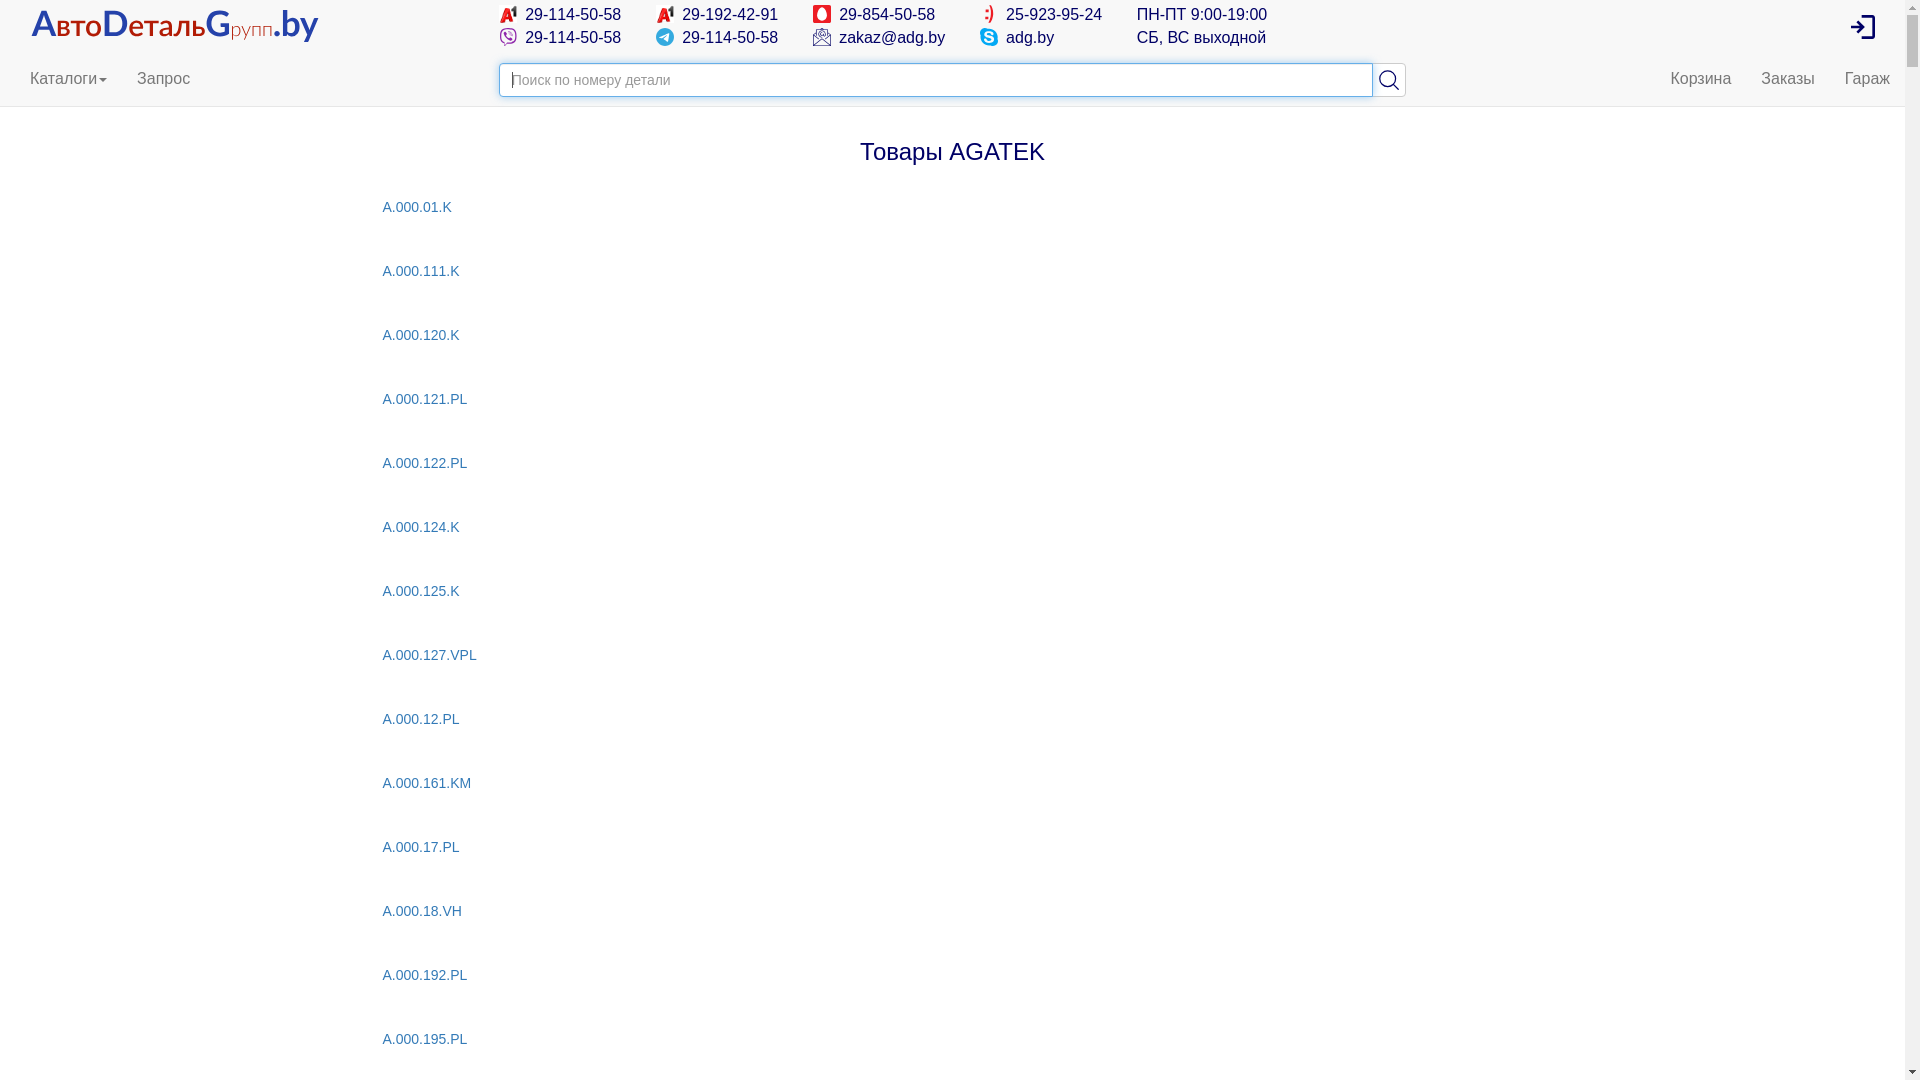  Describe the element at coordinates (950, 207) in the screenshot. I see `'A.000.01.K'` at that location.